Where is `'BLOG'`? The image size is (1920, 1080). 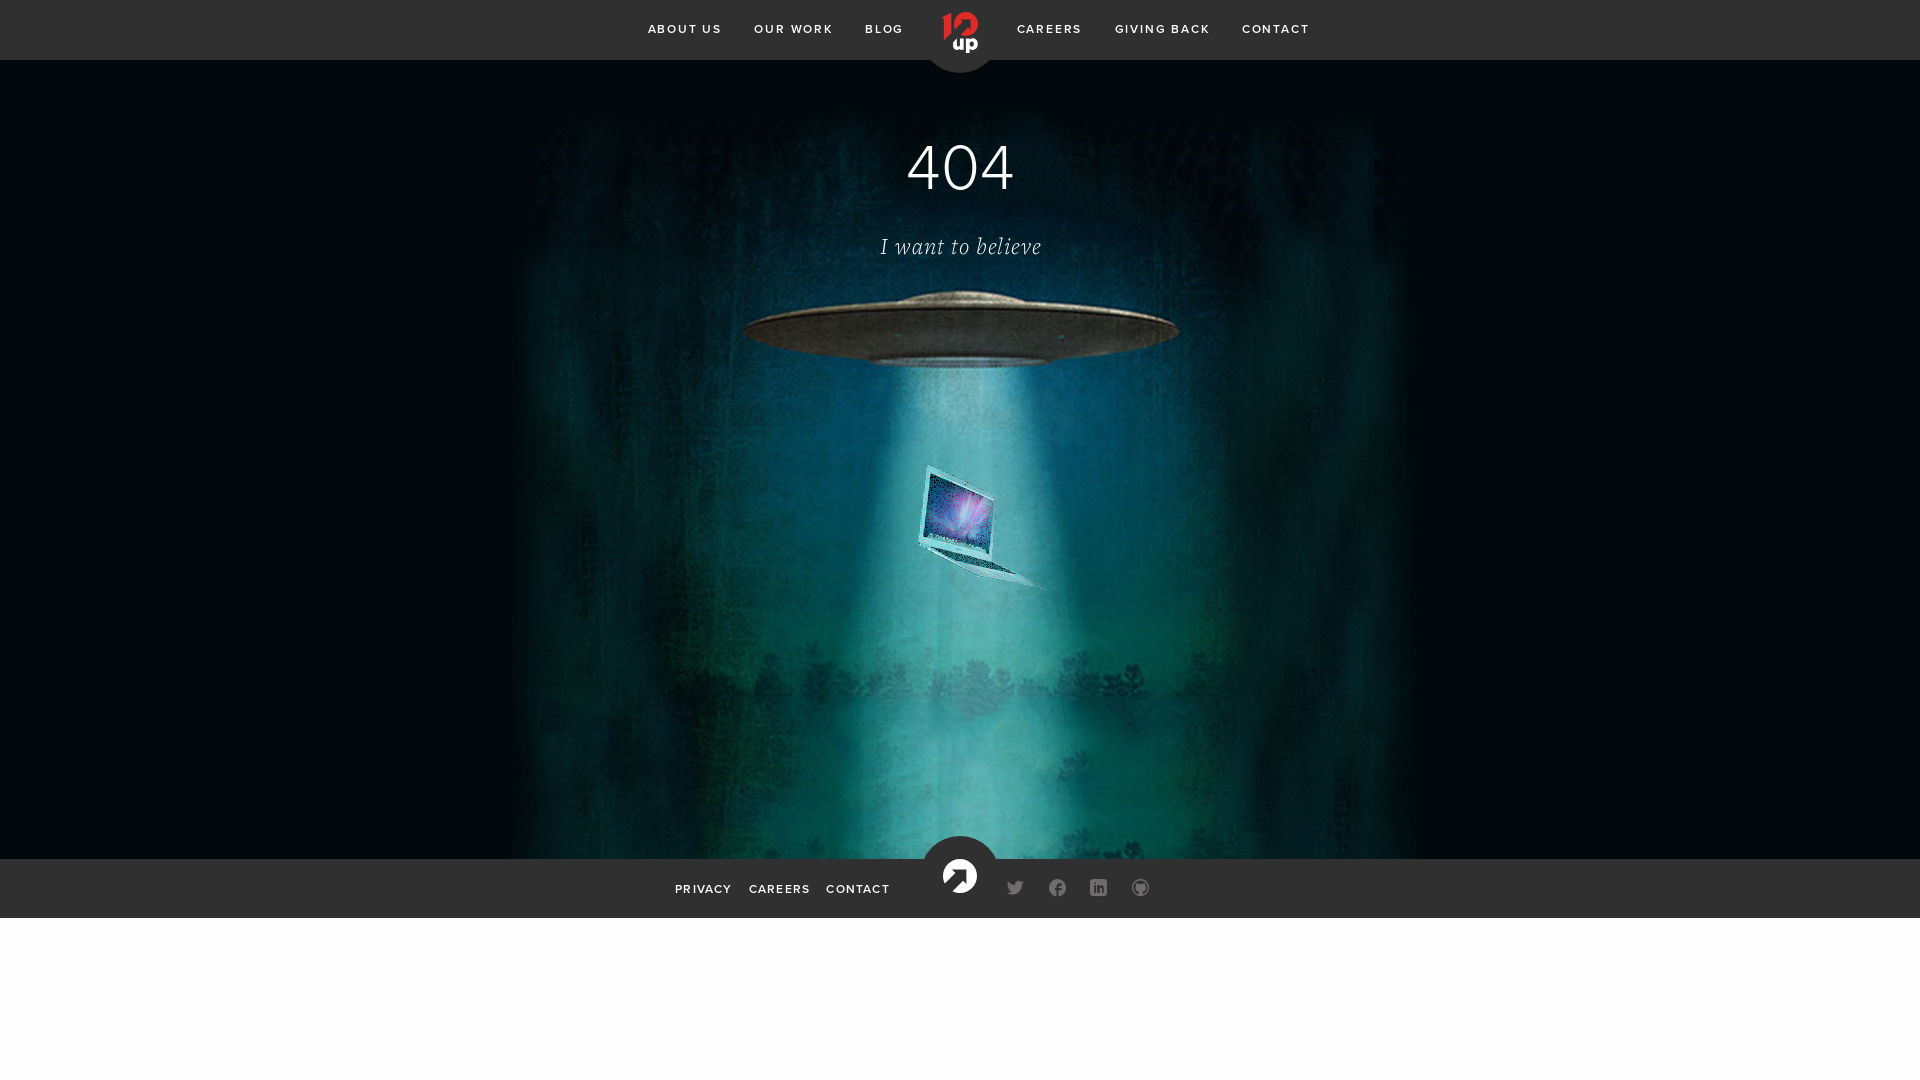 'BLOG' is located at coordinates (864, 29).